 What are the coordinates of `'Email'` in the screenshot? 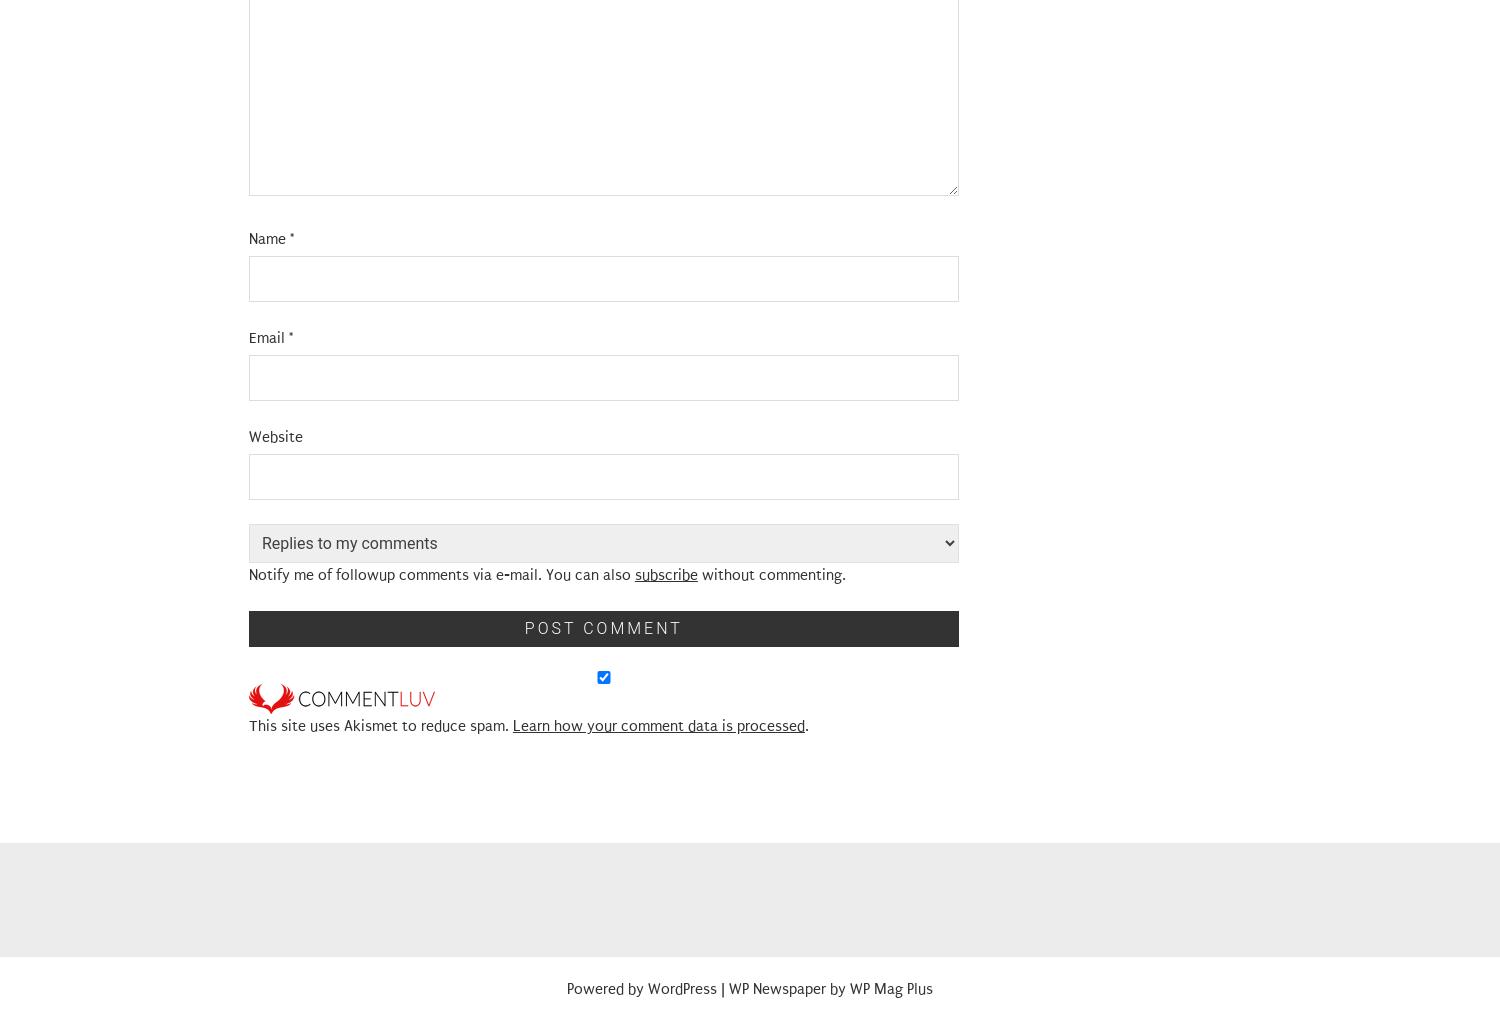 It's located at (268, 338).